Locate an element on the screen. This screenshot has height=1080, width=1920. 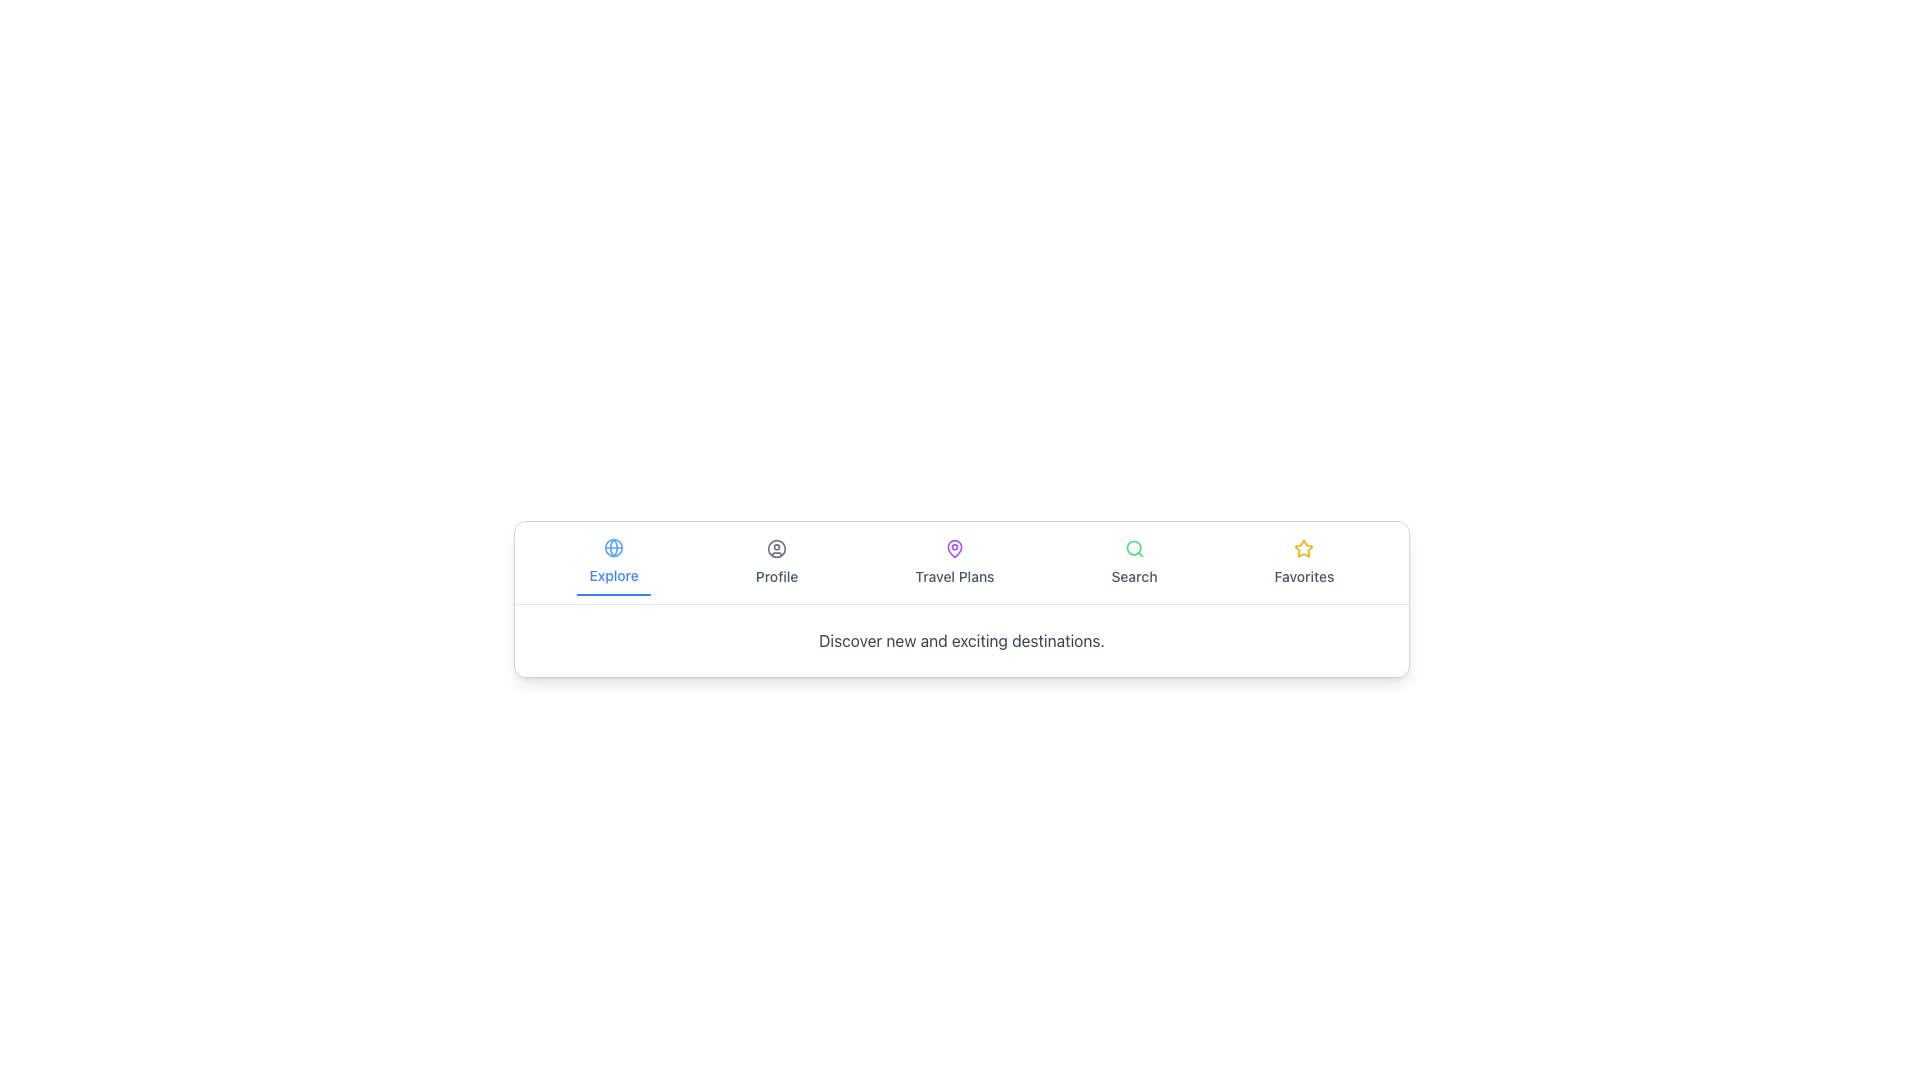
the profile icon located in the second position from the left in the horizontal navigation menu is located at coordinates (776, 548).